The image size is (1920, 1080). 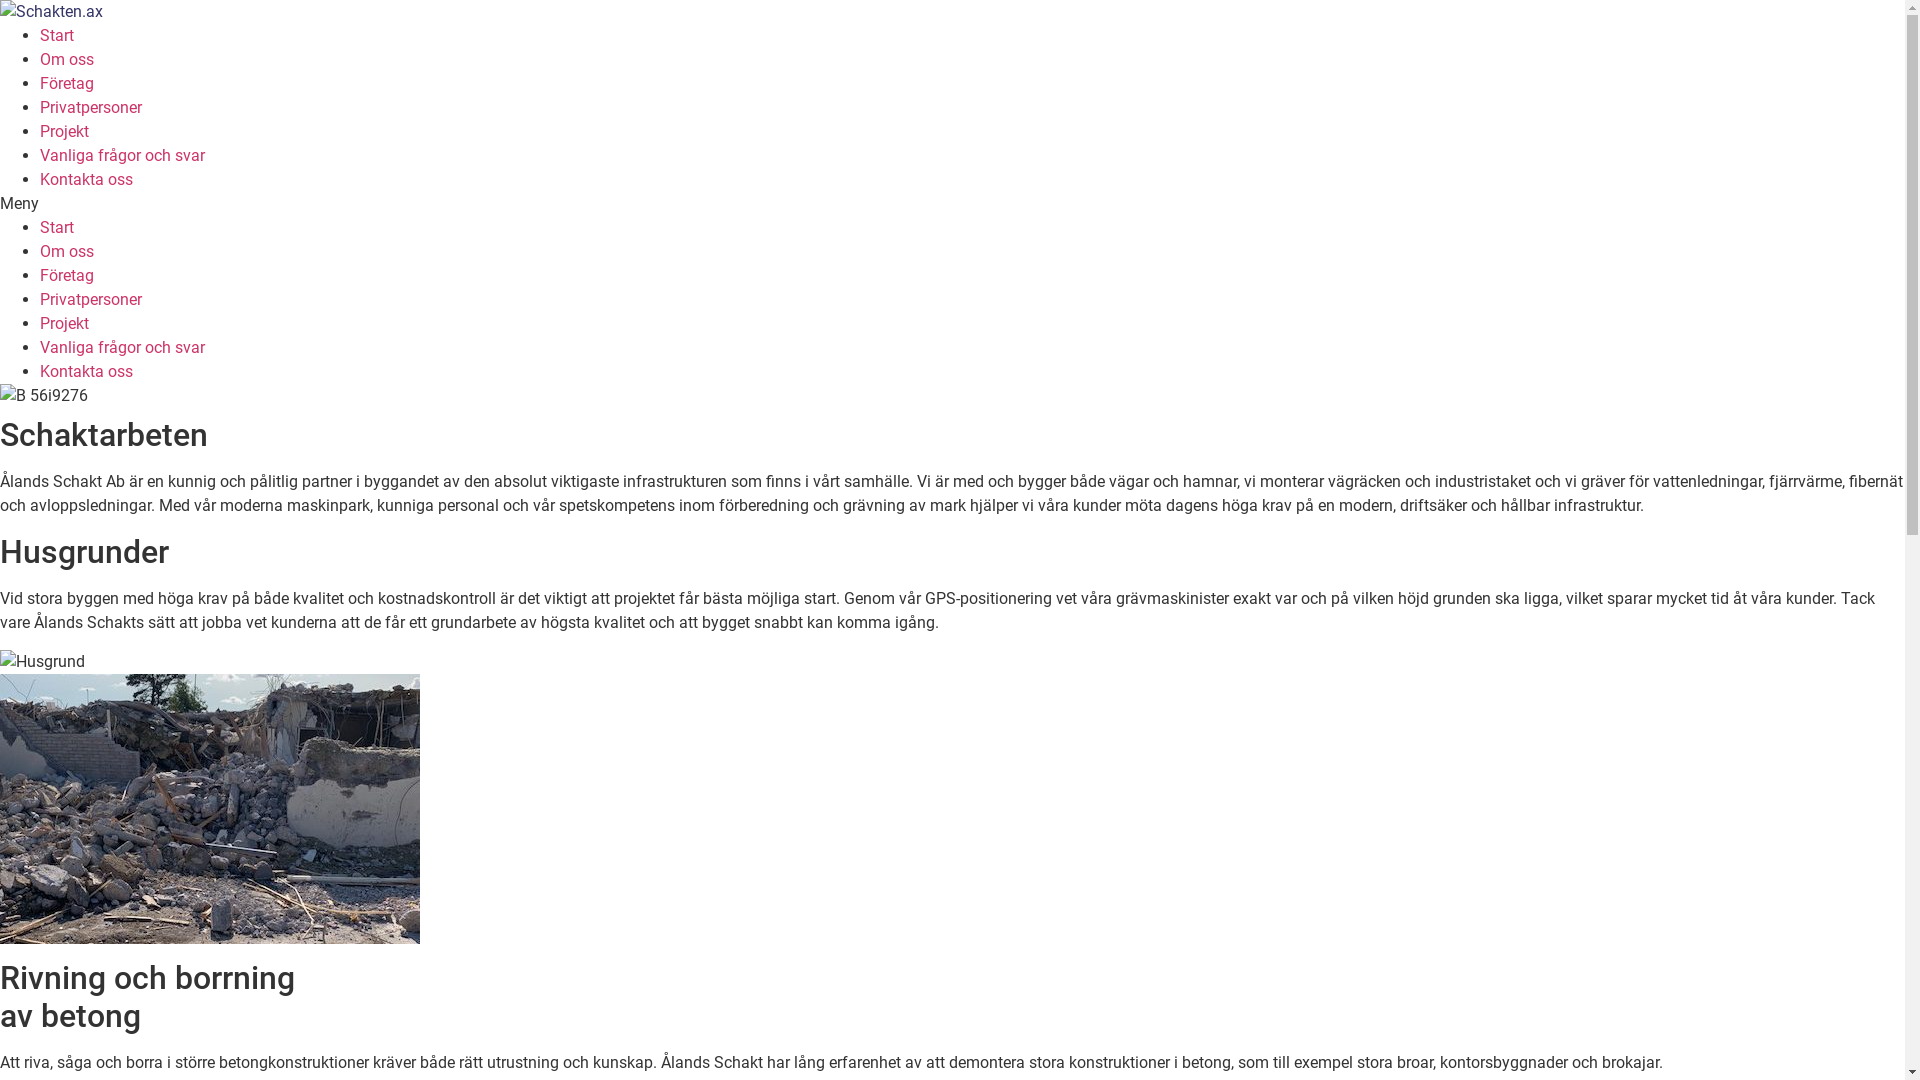 I want to click on 'Kontakta oss', so click(x=85, y=371).